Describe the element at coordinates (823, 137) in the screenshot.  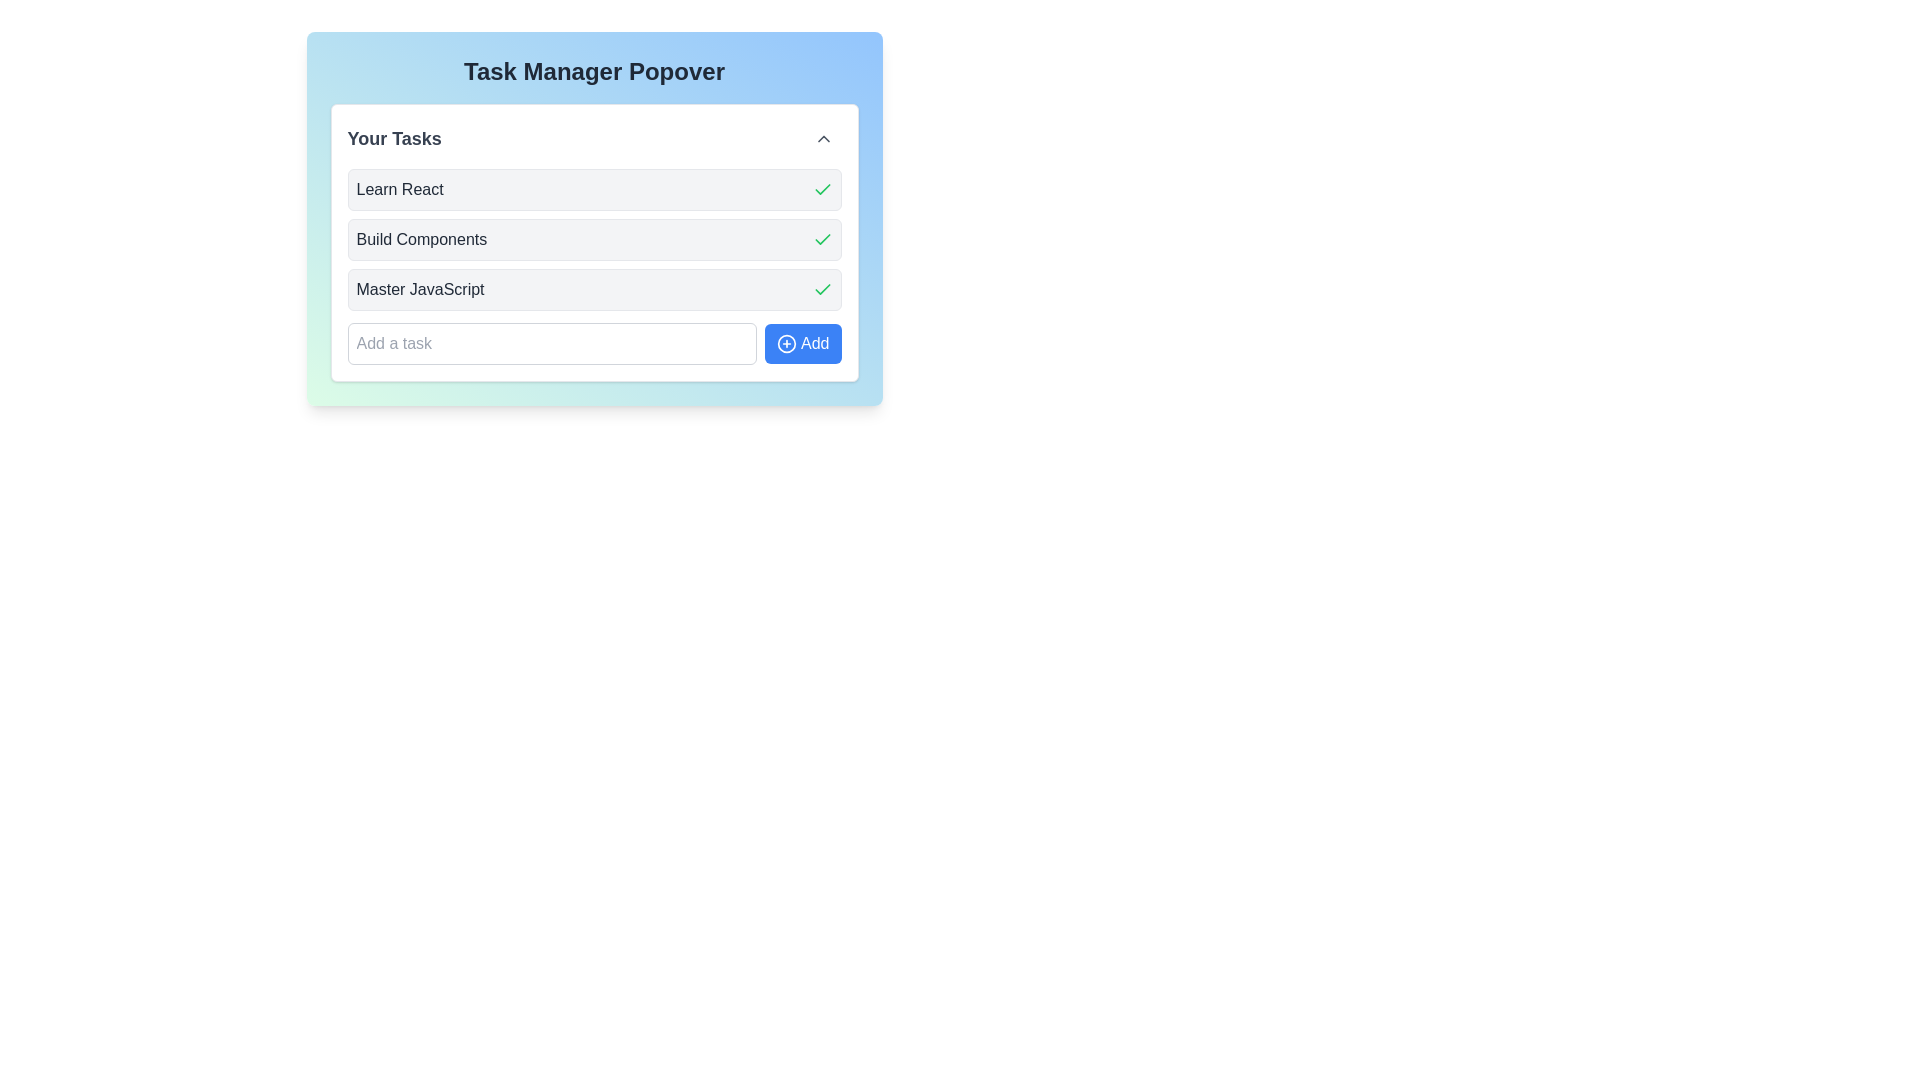
I see `the upward-facing chevron arrow button outlined in dark gray` at that location.